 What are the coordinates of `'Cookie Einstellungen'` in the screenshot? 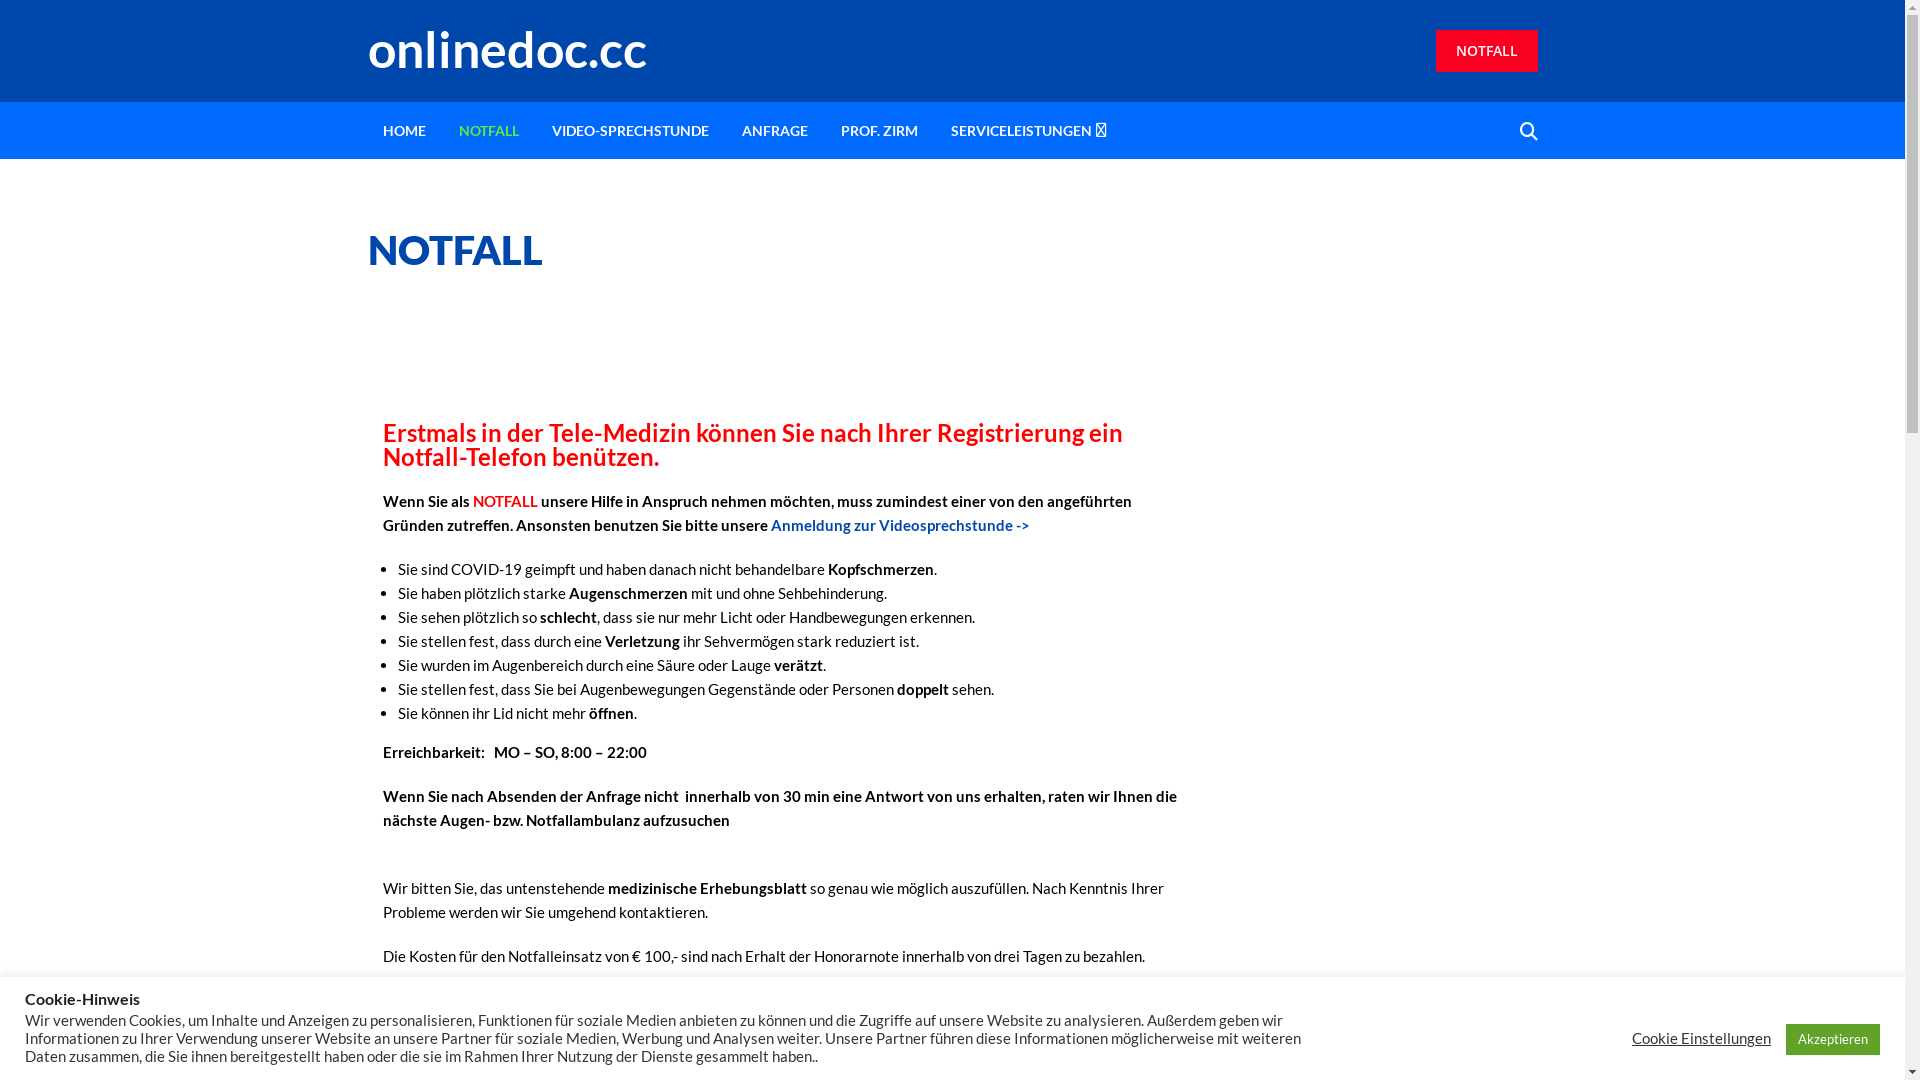 It's located at (1700, 1037).